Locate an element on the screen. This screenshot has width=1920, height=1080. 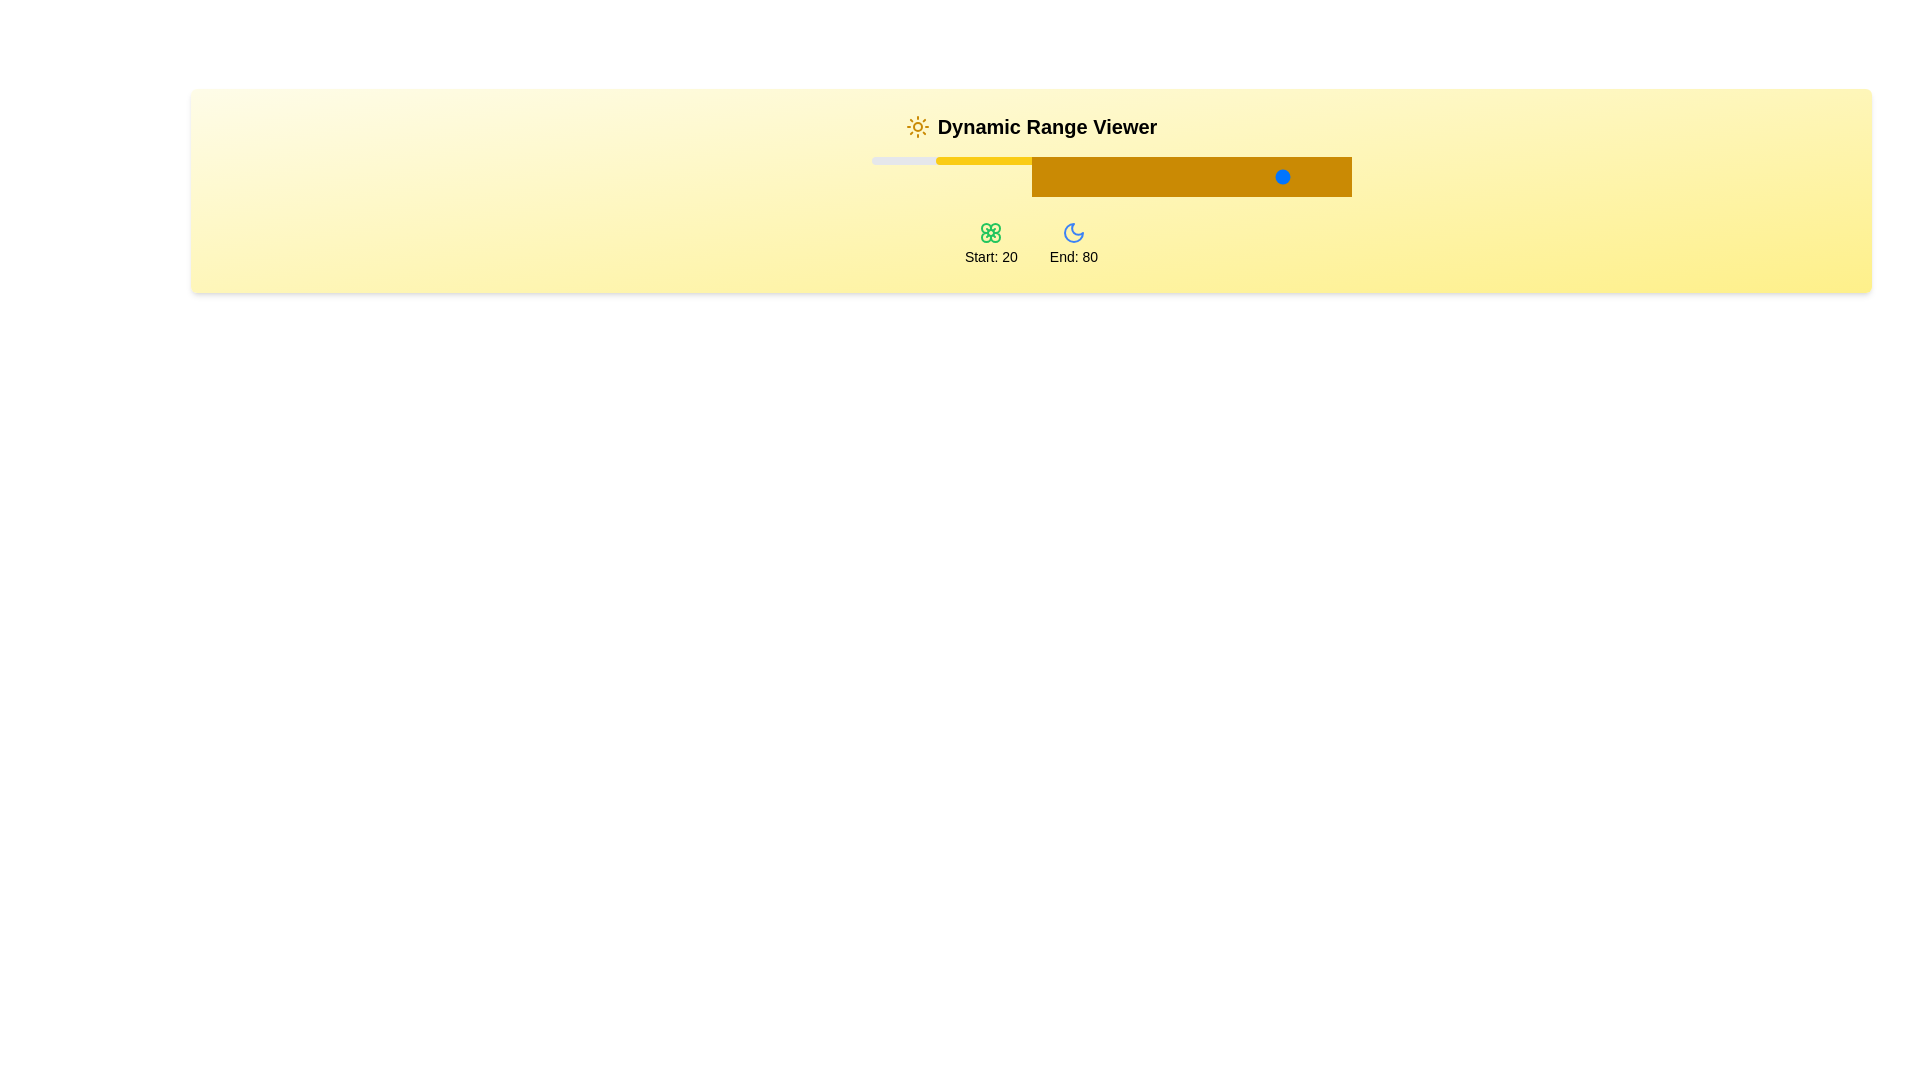
the slider is located at coordinates (1140, 160).